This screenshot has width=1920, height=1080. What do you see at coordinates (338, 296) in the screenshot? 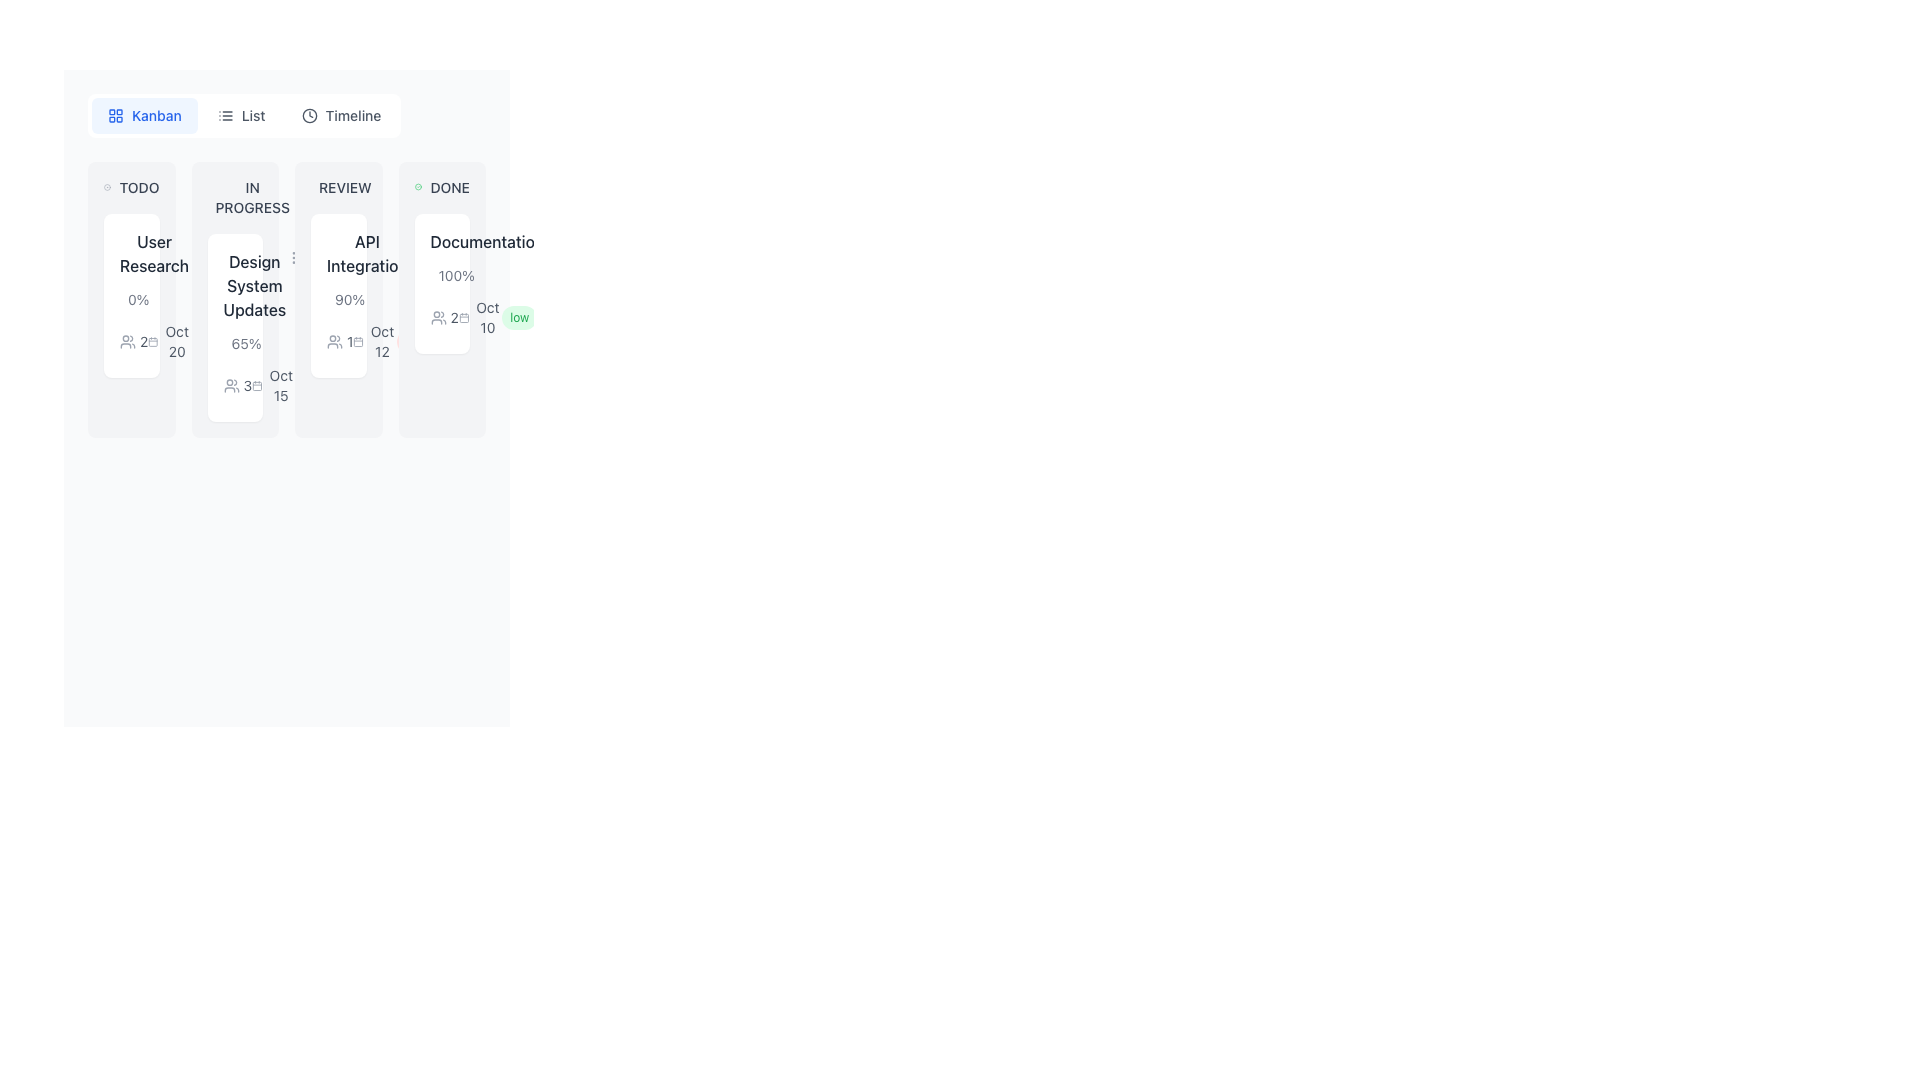
I see `the 'API Integration' Task Card located in the 'REVIEW' column of the Kanban board` at bounding box center [338, 296].